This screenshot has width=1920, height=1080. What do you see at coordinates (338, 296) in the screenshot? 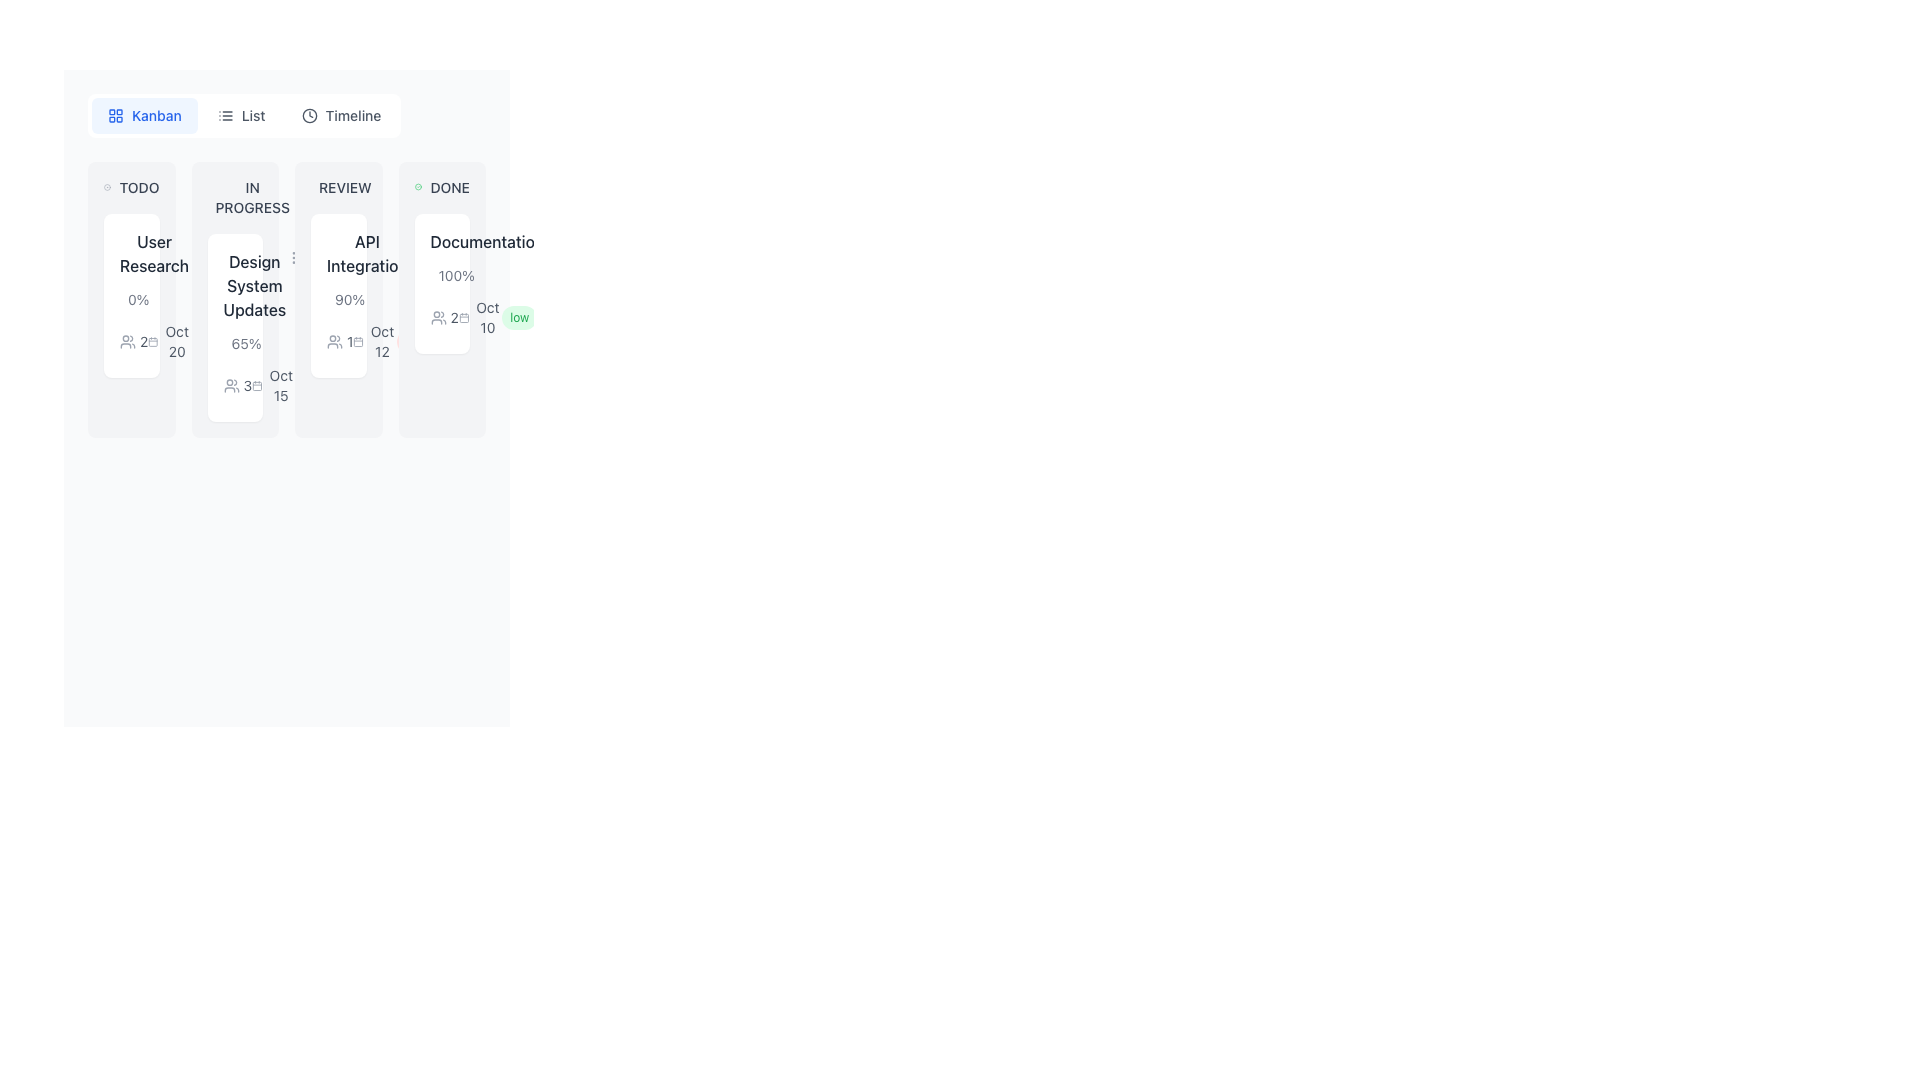
I see `the 'API Integration' Task Card located in the 'REVIEW' column of the Kanban board` at bounding box center [338, 296].